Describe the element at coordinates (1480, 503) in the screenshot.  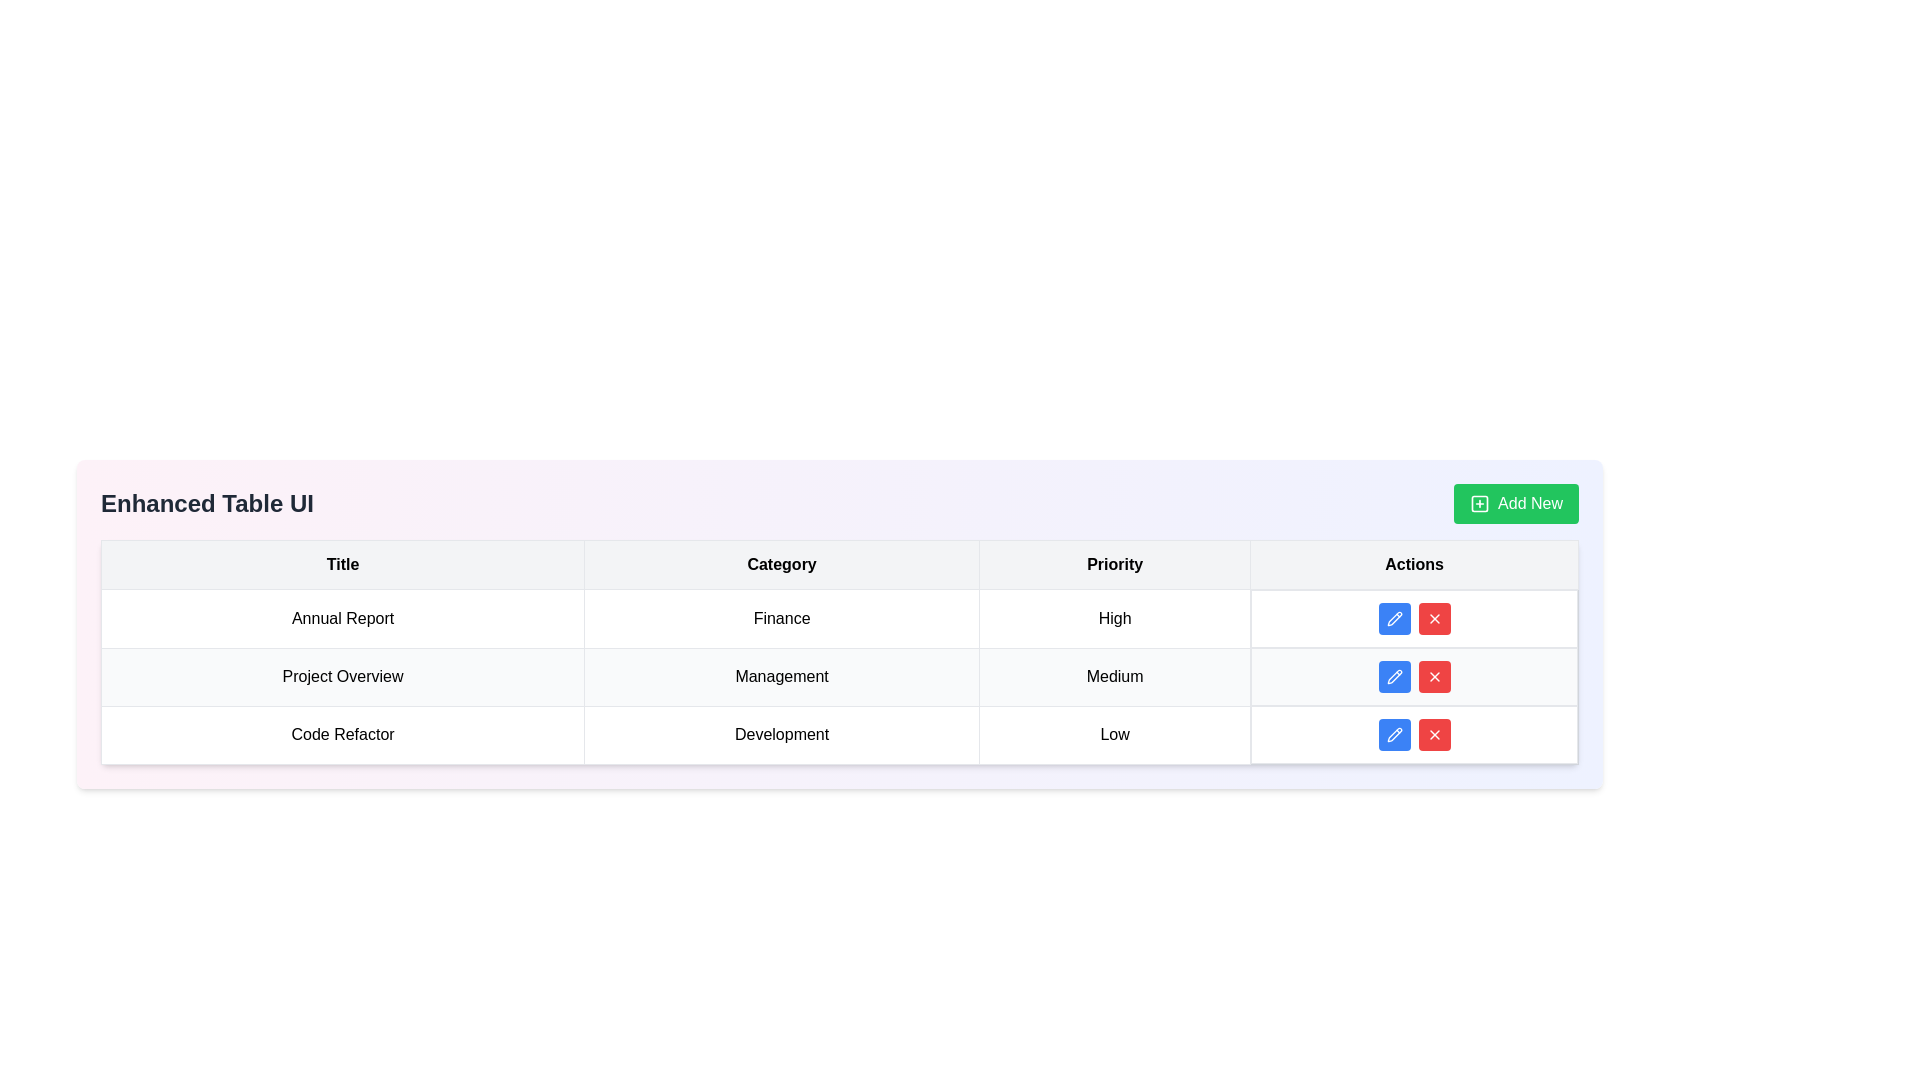
I see `the Background SVG rectangle that serves as a structural component of the 'Add New' button icon located in the top-right corner of the UI` at that location.